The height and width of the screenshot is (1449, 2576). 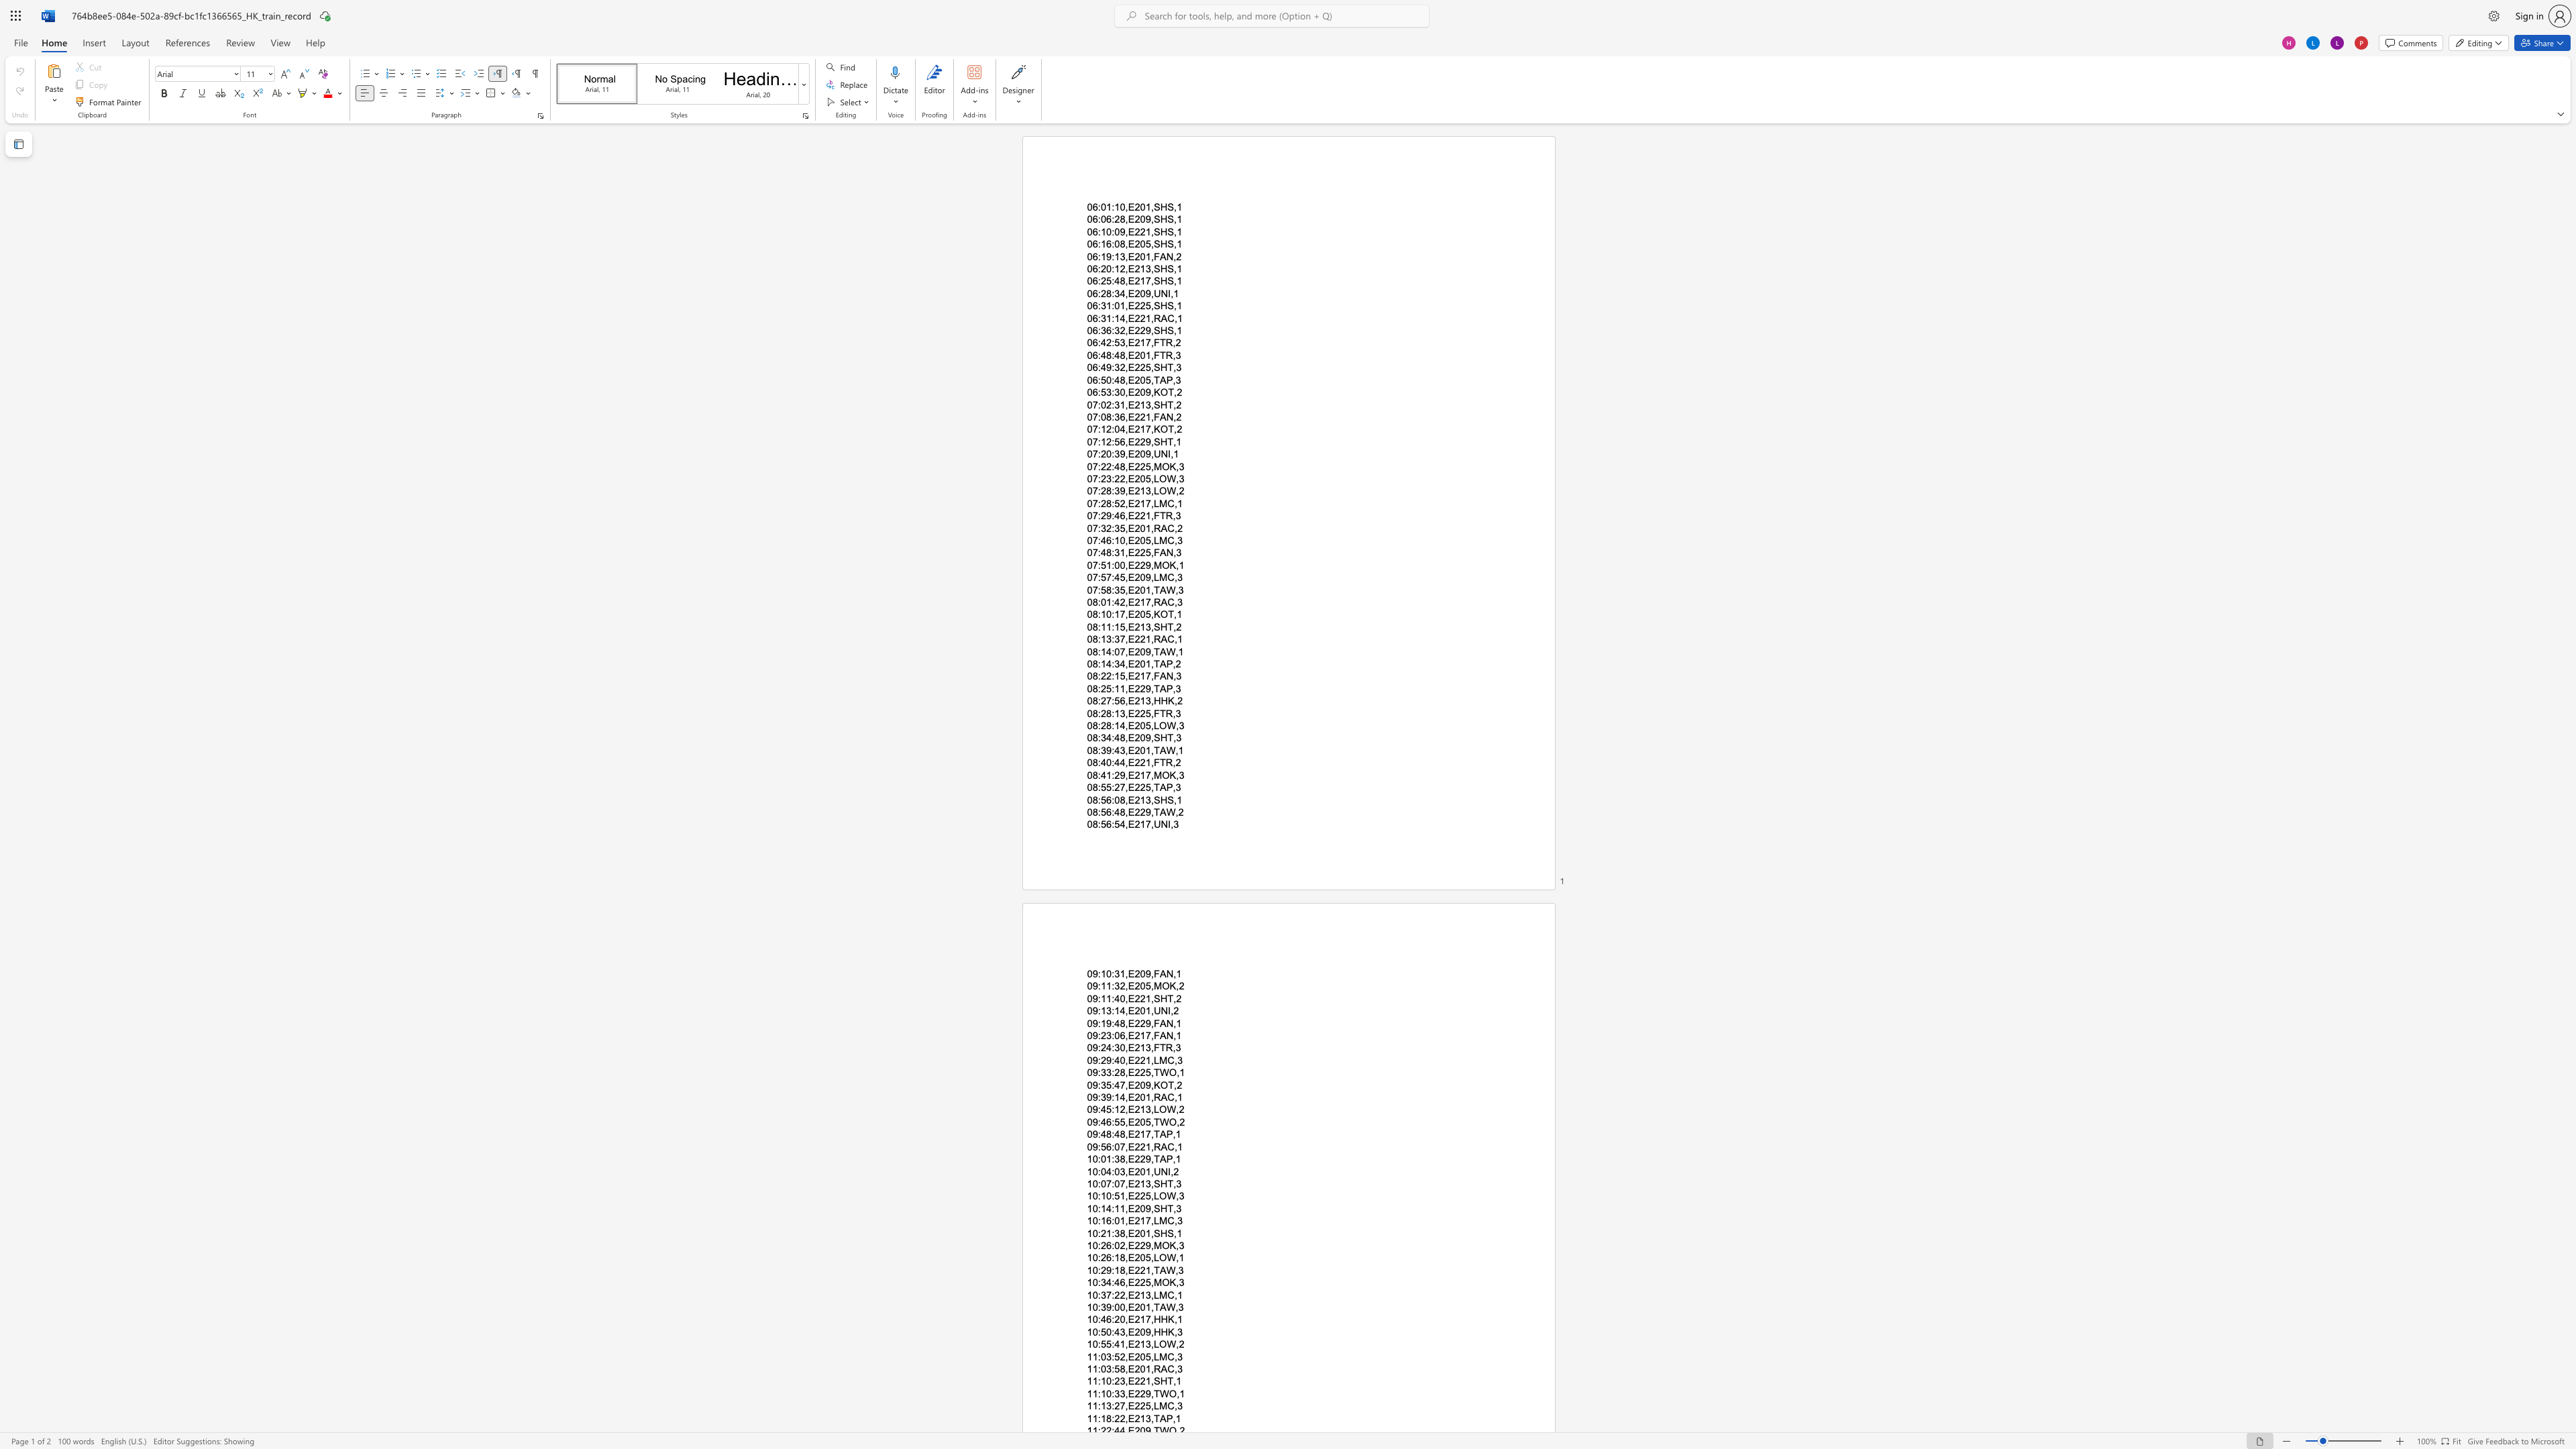 I want to click on the subset text "12:56,E229,SHT,1" within the text "07:12:56,E229,SHT,1", so click(x=1100, y=441).